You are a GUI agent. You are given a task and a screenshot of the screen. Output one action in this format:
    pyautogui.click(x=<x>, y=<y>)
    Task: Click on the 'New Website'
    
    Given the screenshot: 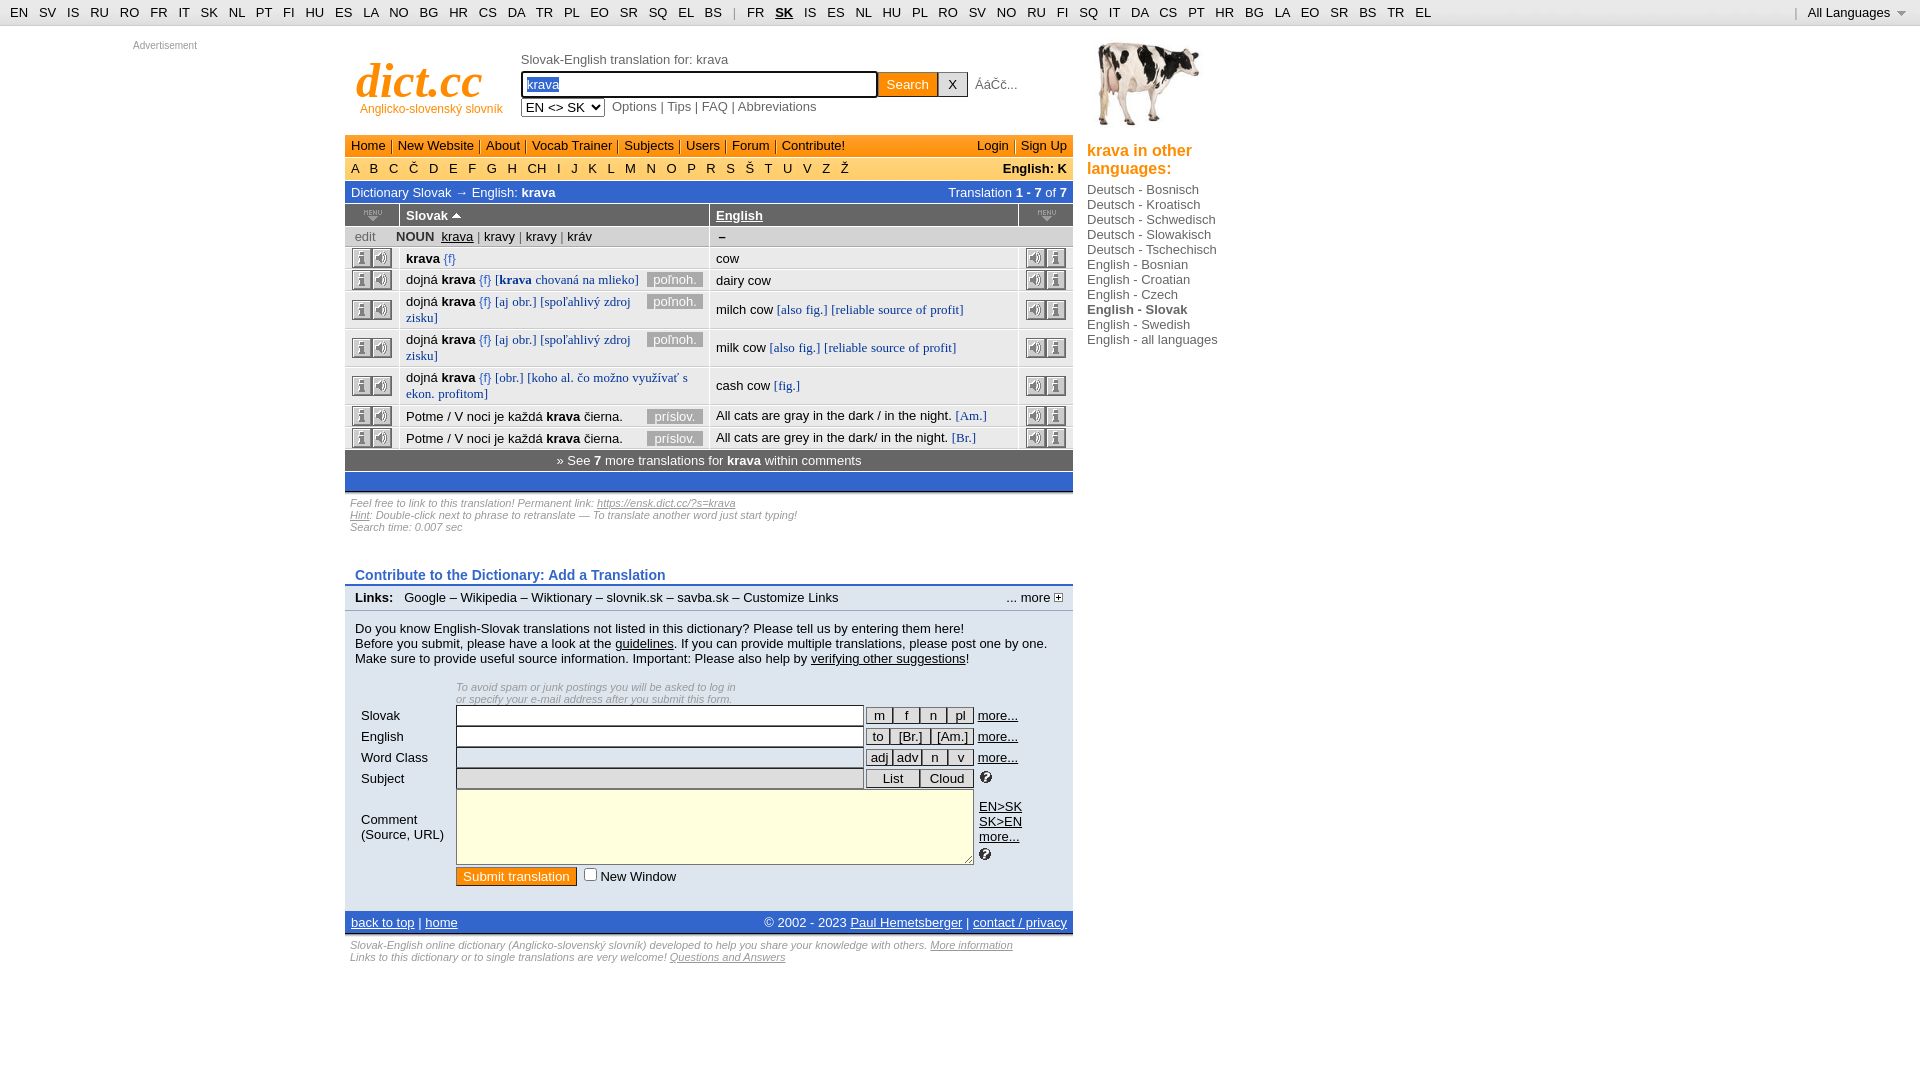 What is the action you would take?
    pyautogui.click(x=435, y=144)
    